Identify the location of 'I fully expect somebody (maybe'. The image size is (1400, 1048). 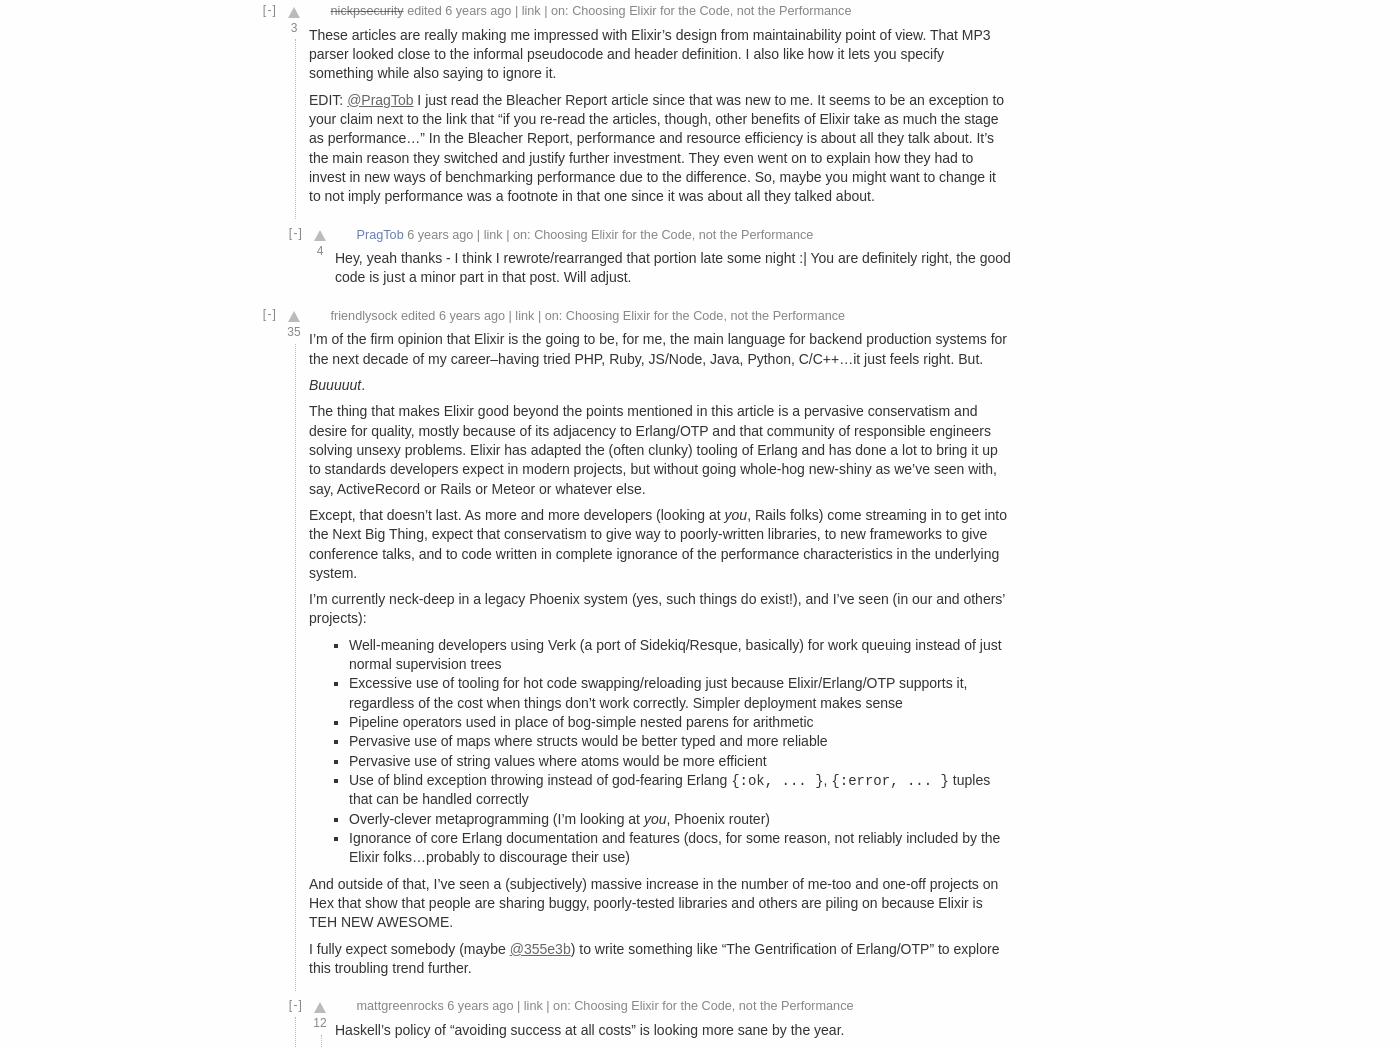
(408, 948).